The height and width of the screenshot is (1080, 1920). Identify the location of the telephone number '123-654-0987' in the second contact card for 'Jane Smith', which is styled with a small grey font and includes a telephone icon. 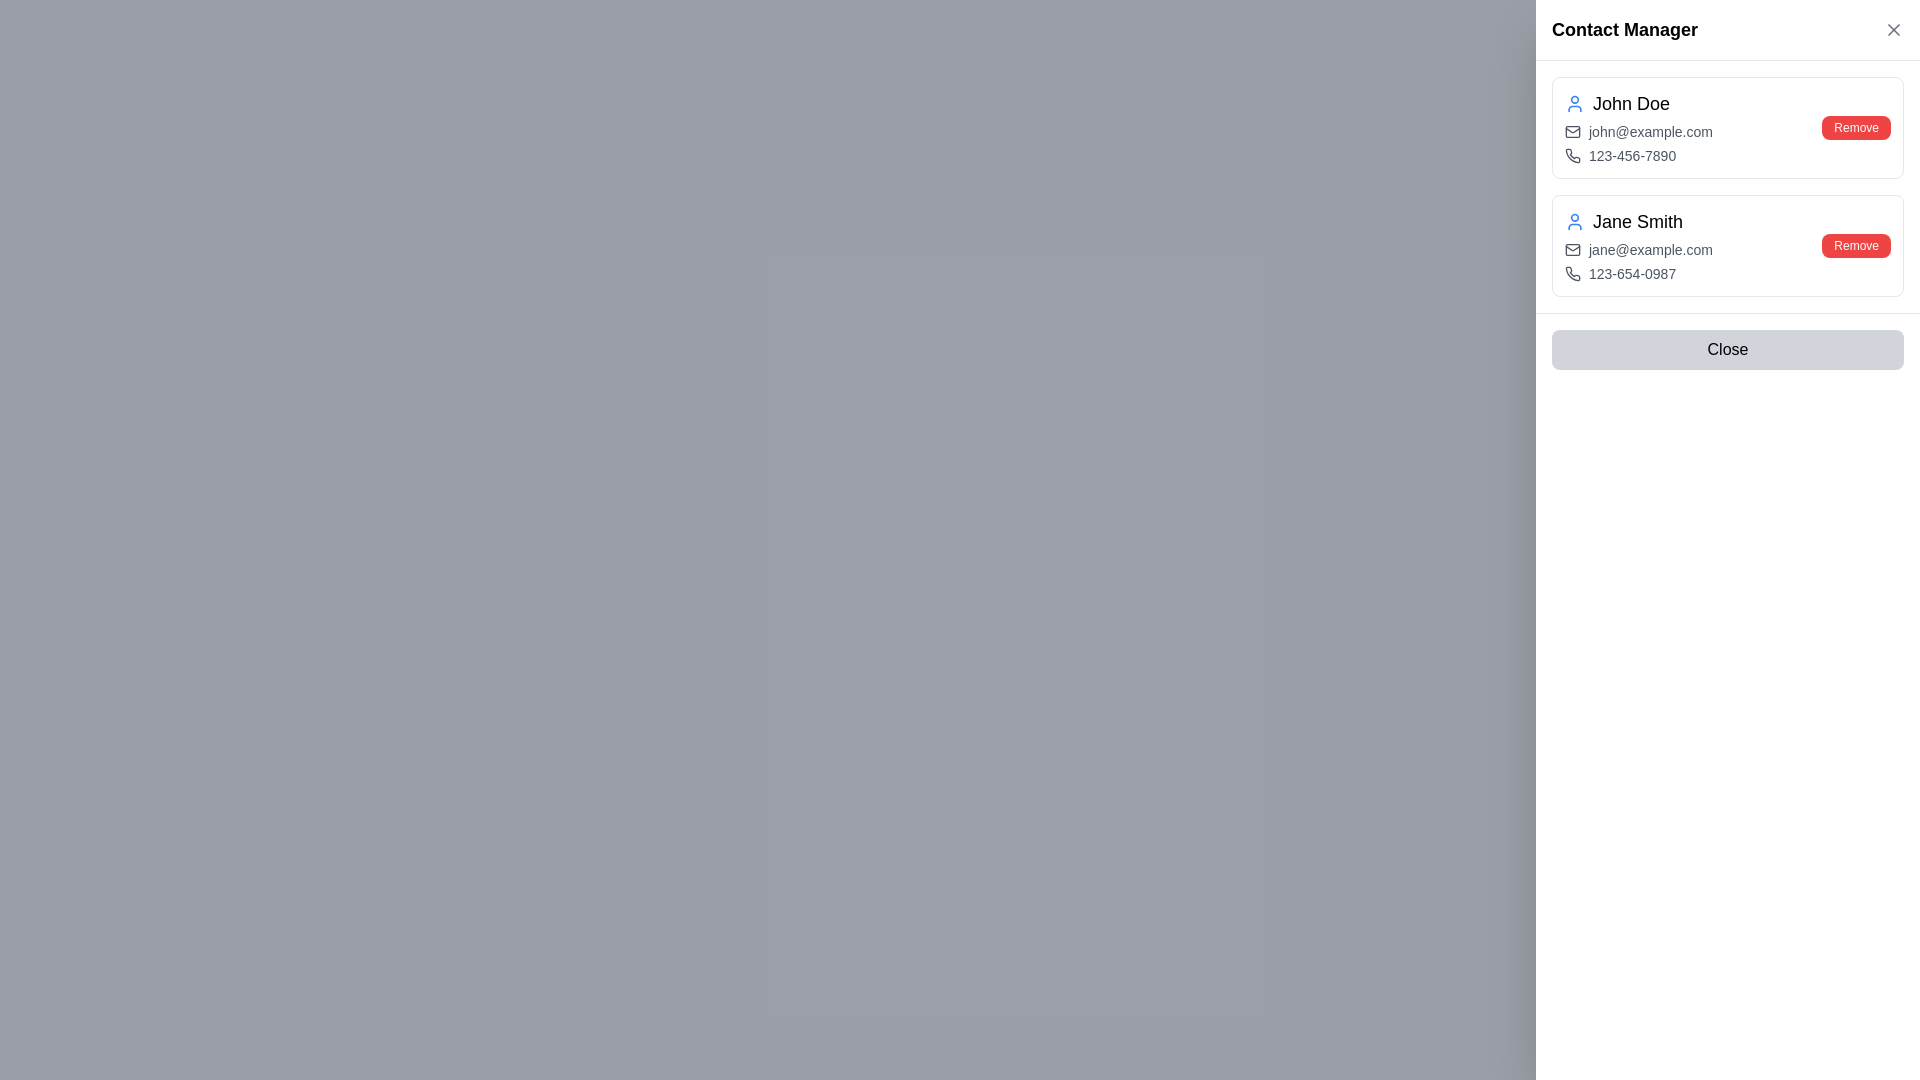
(1638, 273).